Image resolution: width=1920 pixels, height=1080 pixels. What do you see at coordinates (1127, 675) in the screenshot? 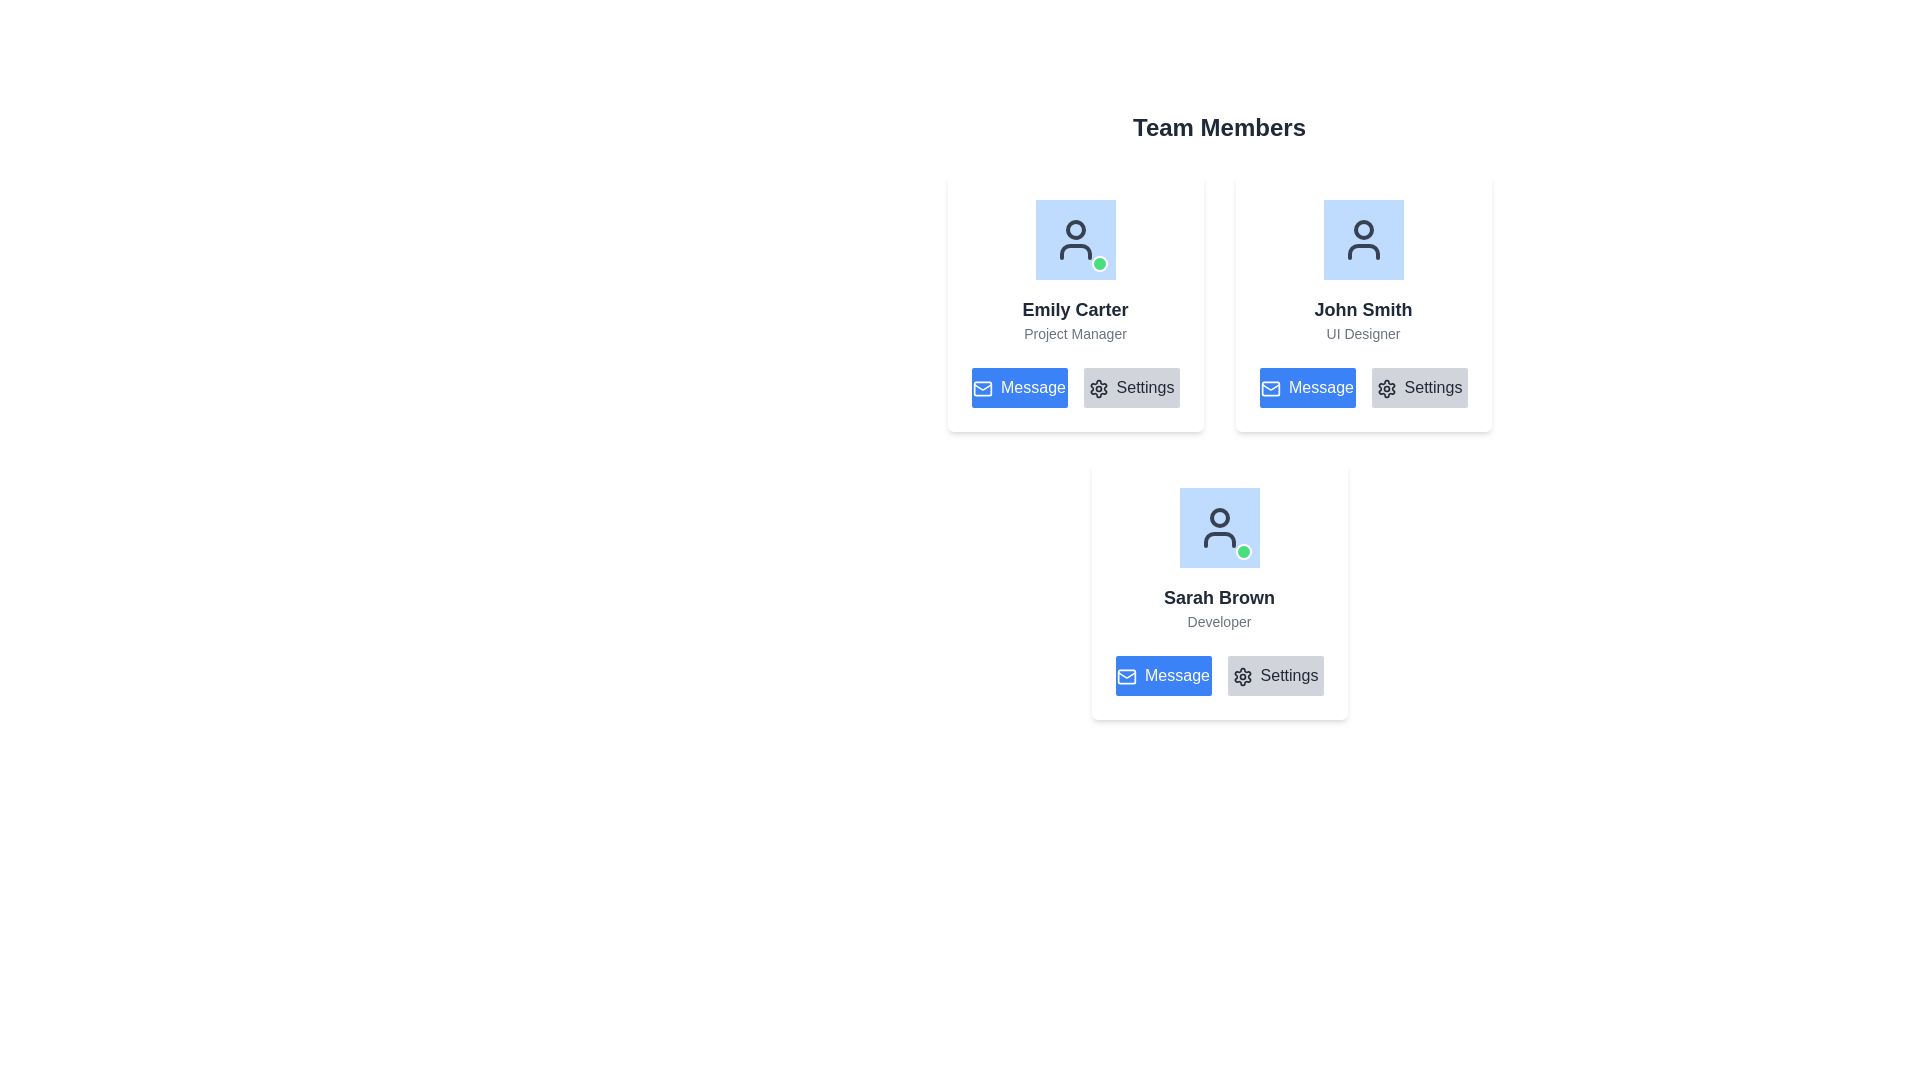
I see `the mail icon, which is a minimalistic envelope shape outline in light blue, located within the 'Message' button under Sarah Brown's profile card` at bounding box center [1127, 675].